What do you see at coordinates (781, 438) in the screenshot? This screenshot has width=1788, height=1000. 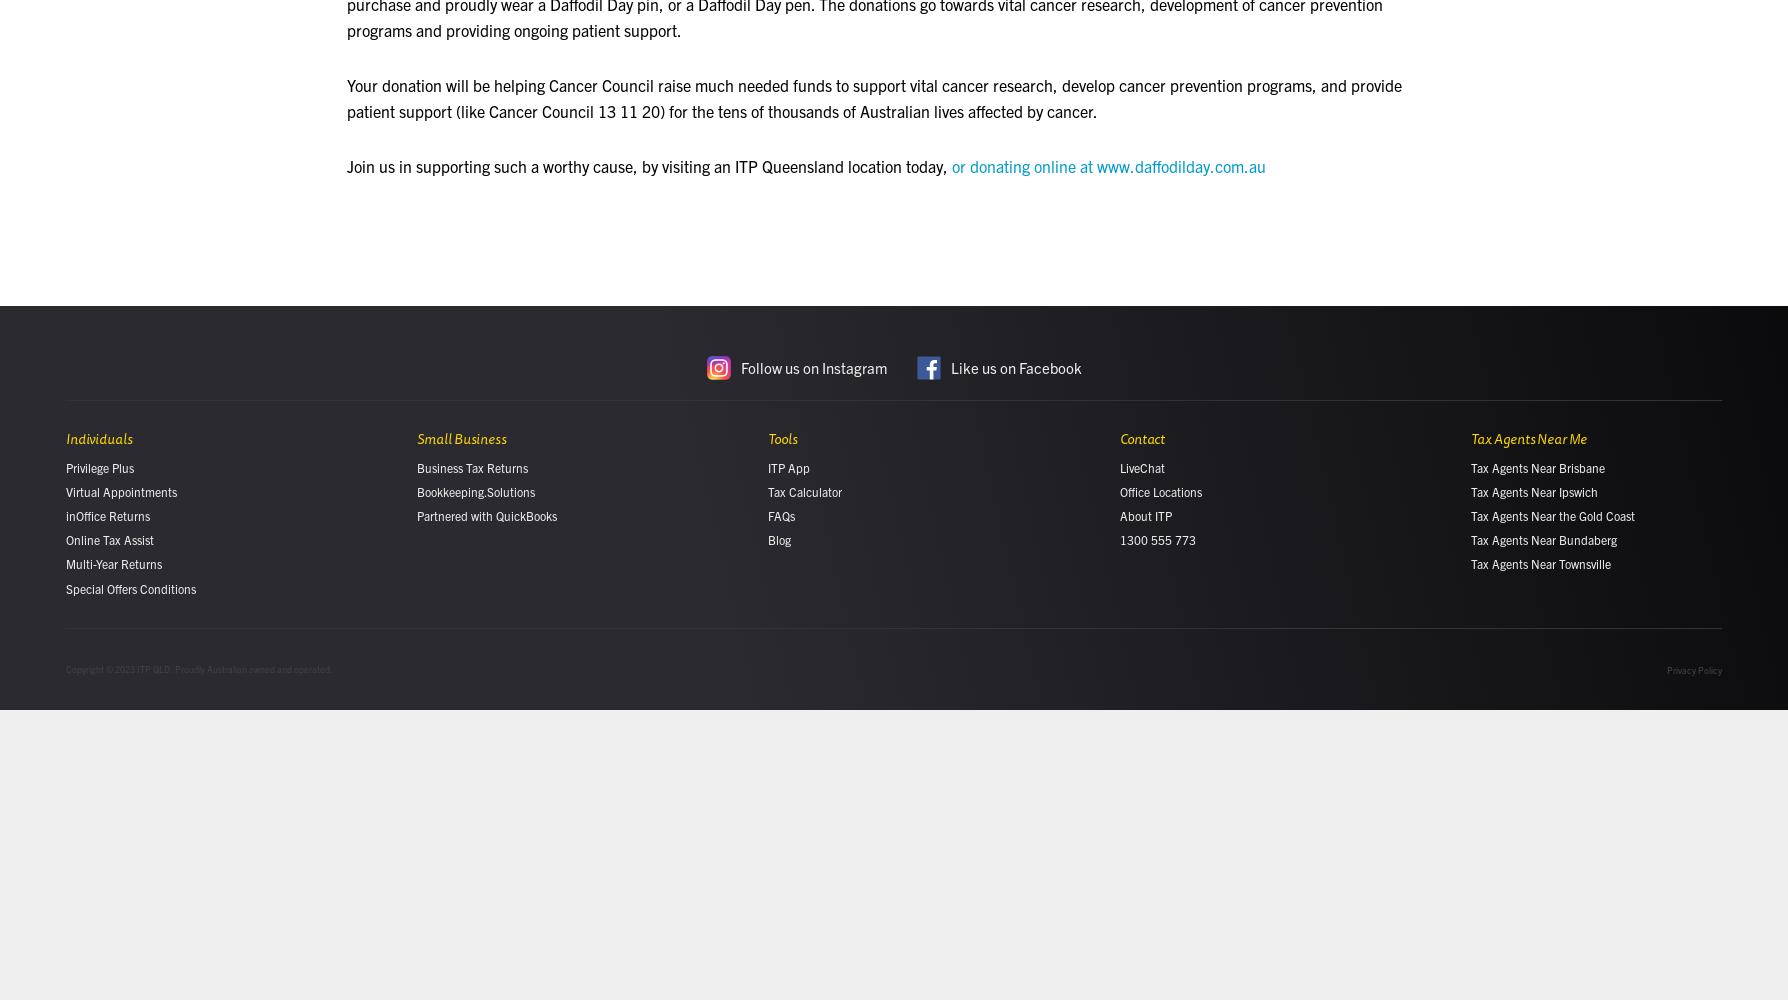 I see `'Tools'` at bounding box center [781, 438].